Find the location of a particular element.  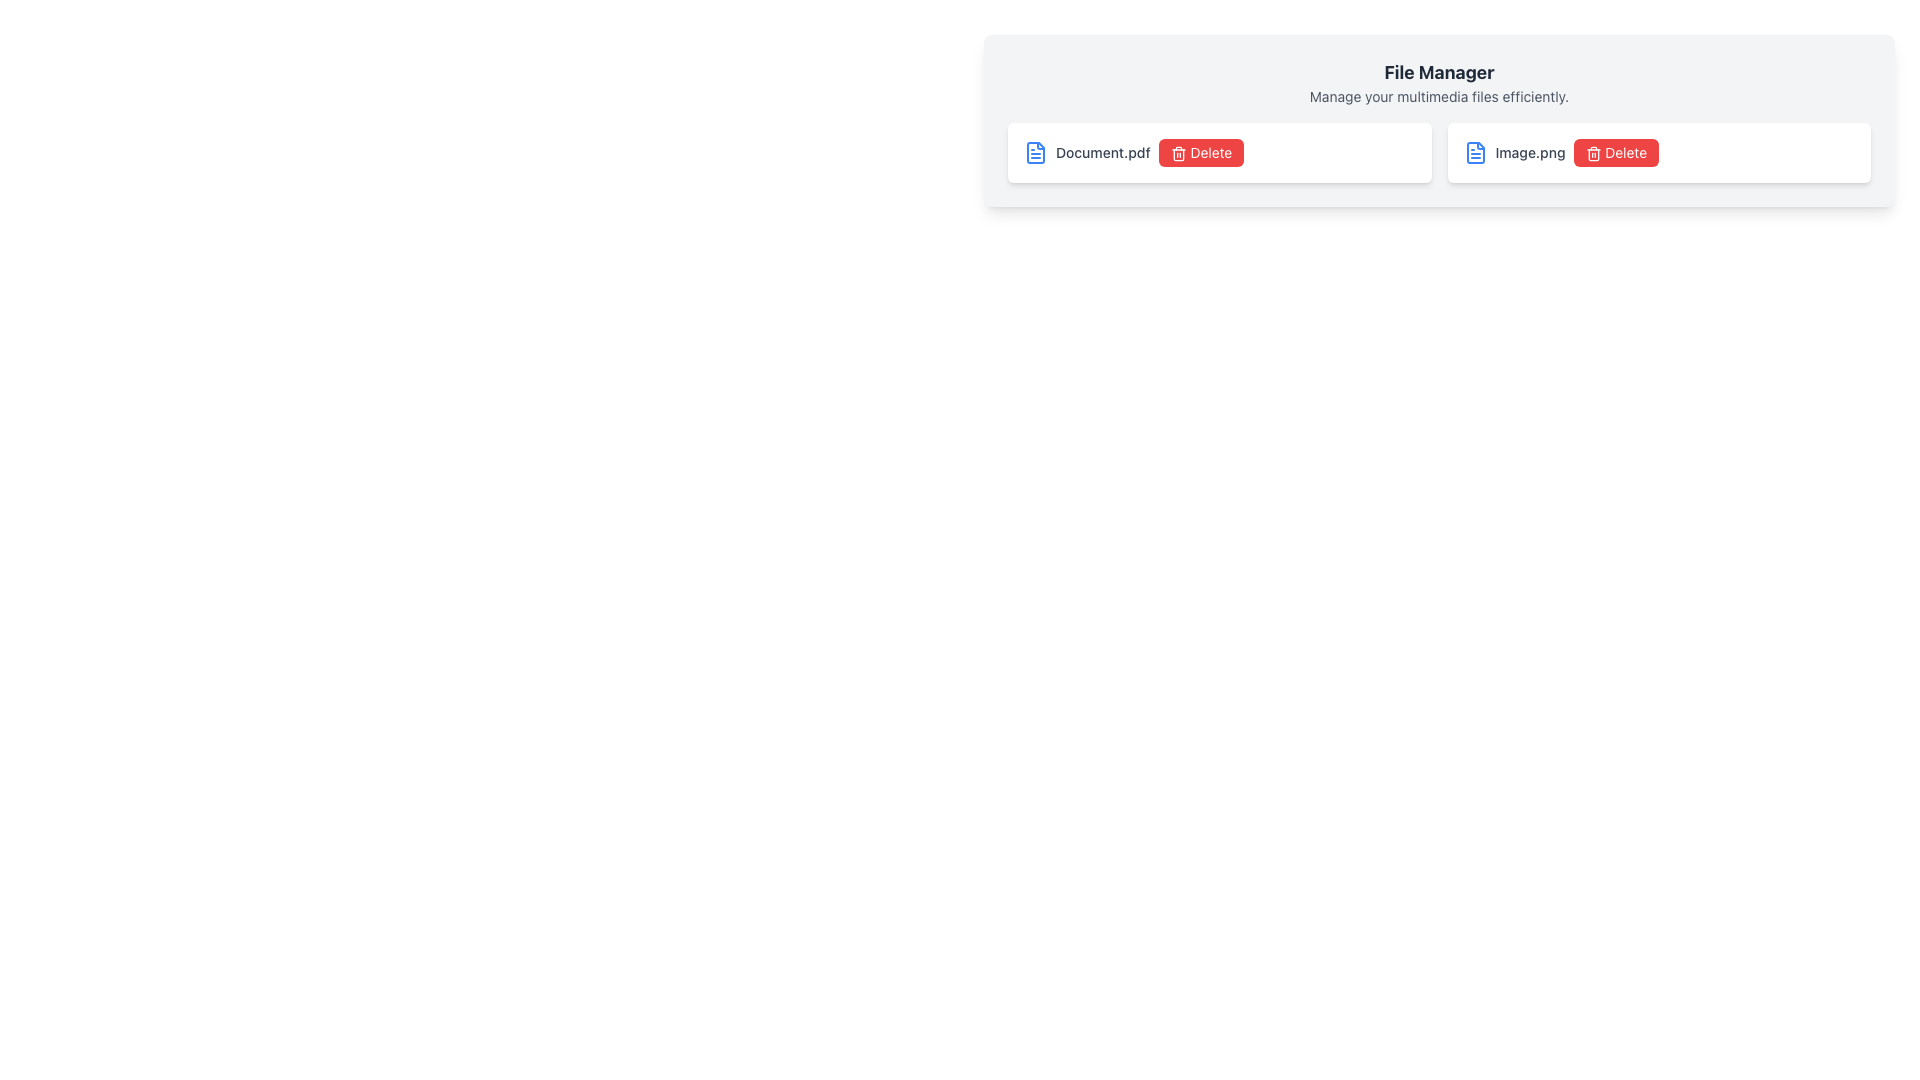

the file name 'Image.png' in the File entry component is located at coordinates (1659, 152).